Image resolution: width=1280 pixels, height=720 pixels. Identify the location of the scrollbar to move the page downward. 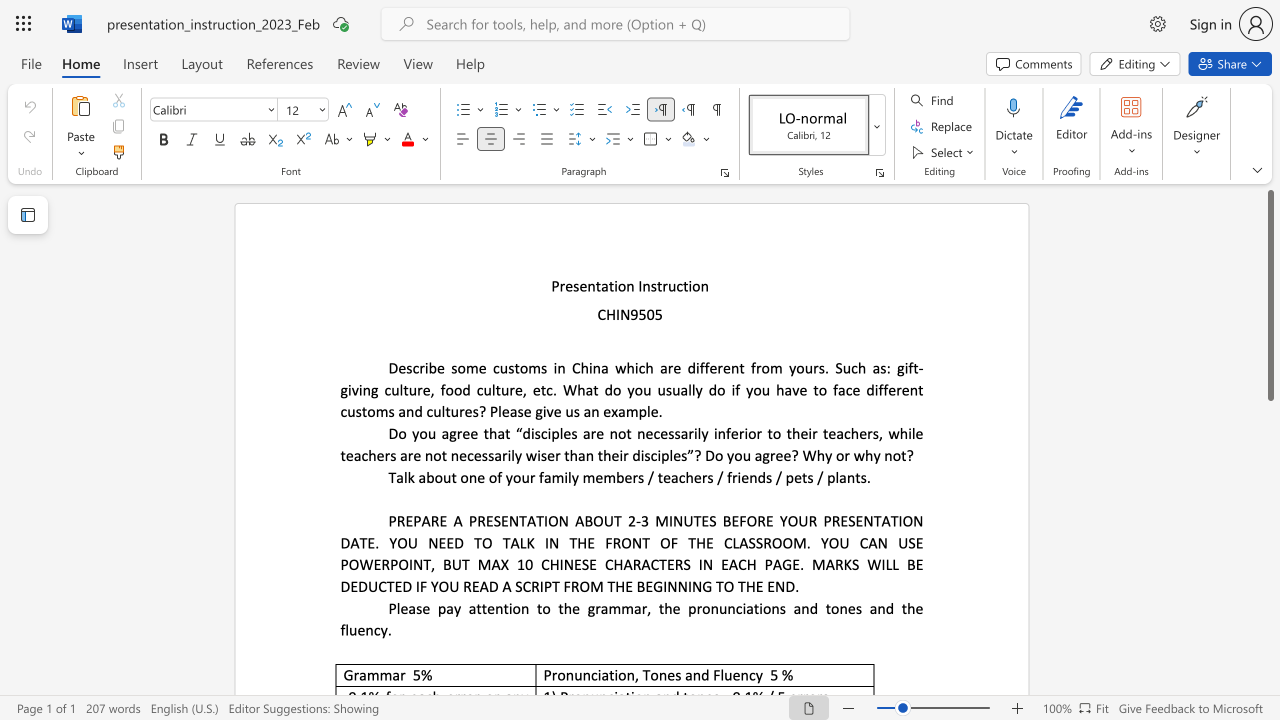
(1269, 660).